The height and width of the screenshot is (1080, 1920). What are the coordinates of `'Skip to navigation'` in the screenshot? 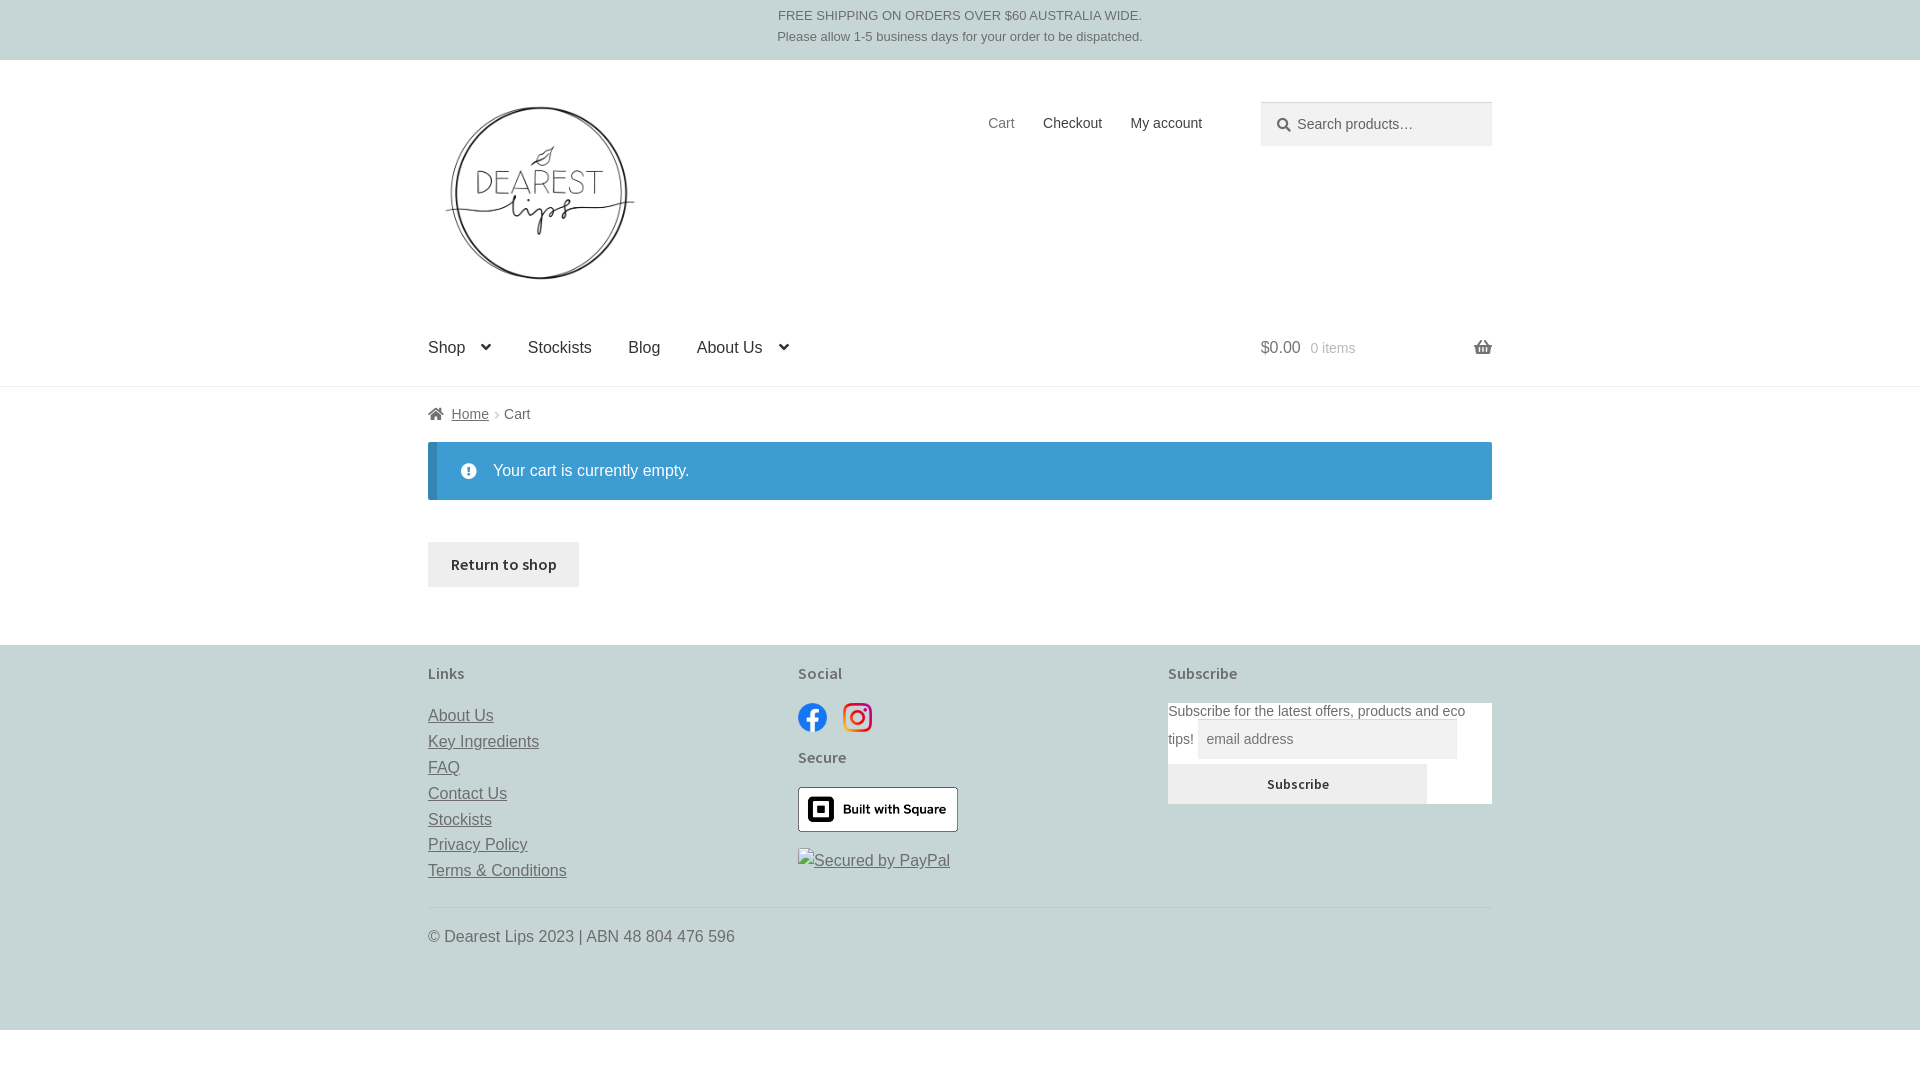 It's located at (426, 101).